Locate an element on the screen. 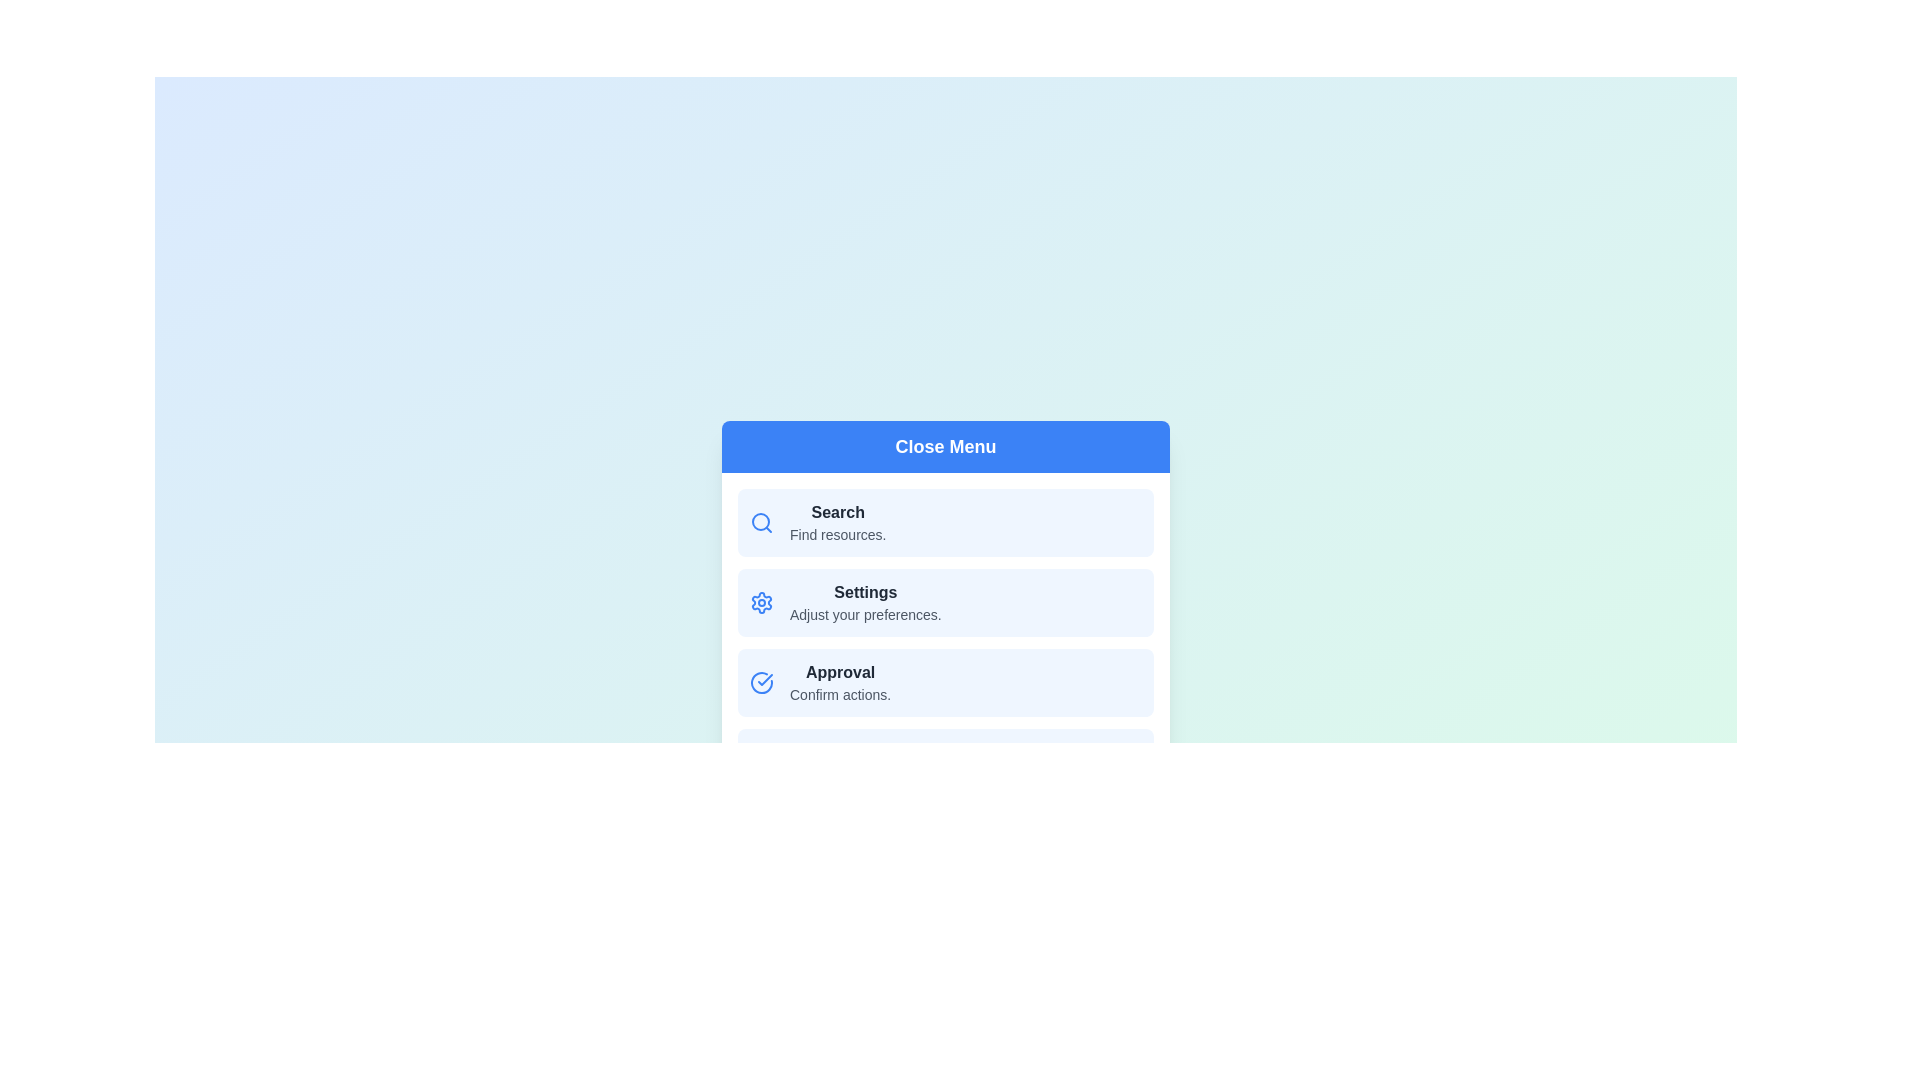 This screenshot has width=1920, height=1080. the icon associated with the menu item Search is located at coordinates (761, 522).